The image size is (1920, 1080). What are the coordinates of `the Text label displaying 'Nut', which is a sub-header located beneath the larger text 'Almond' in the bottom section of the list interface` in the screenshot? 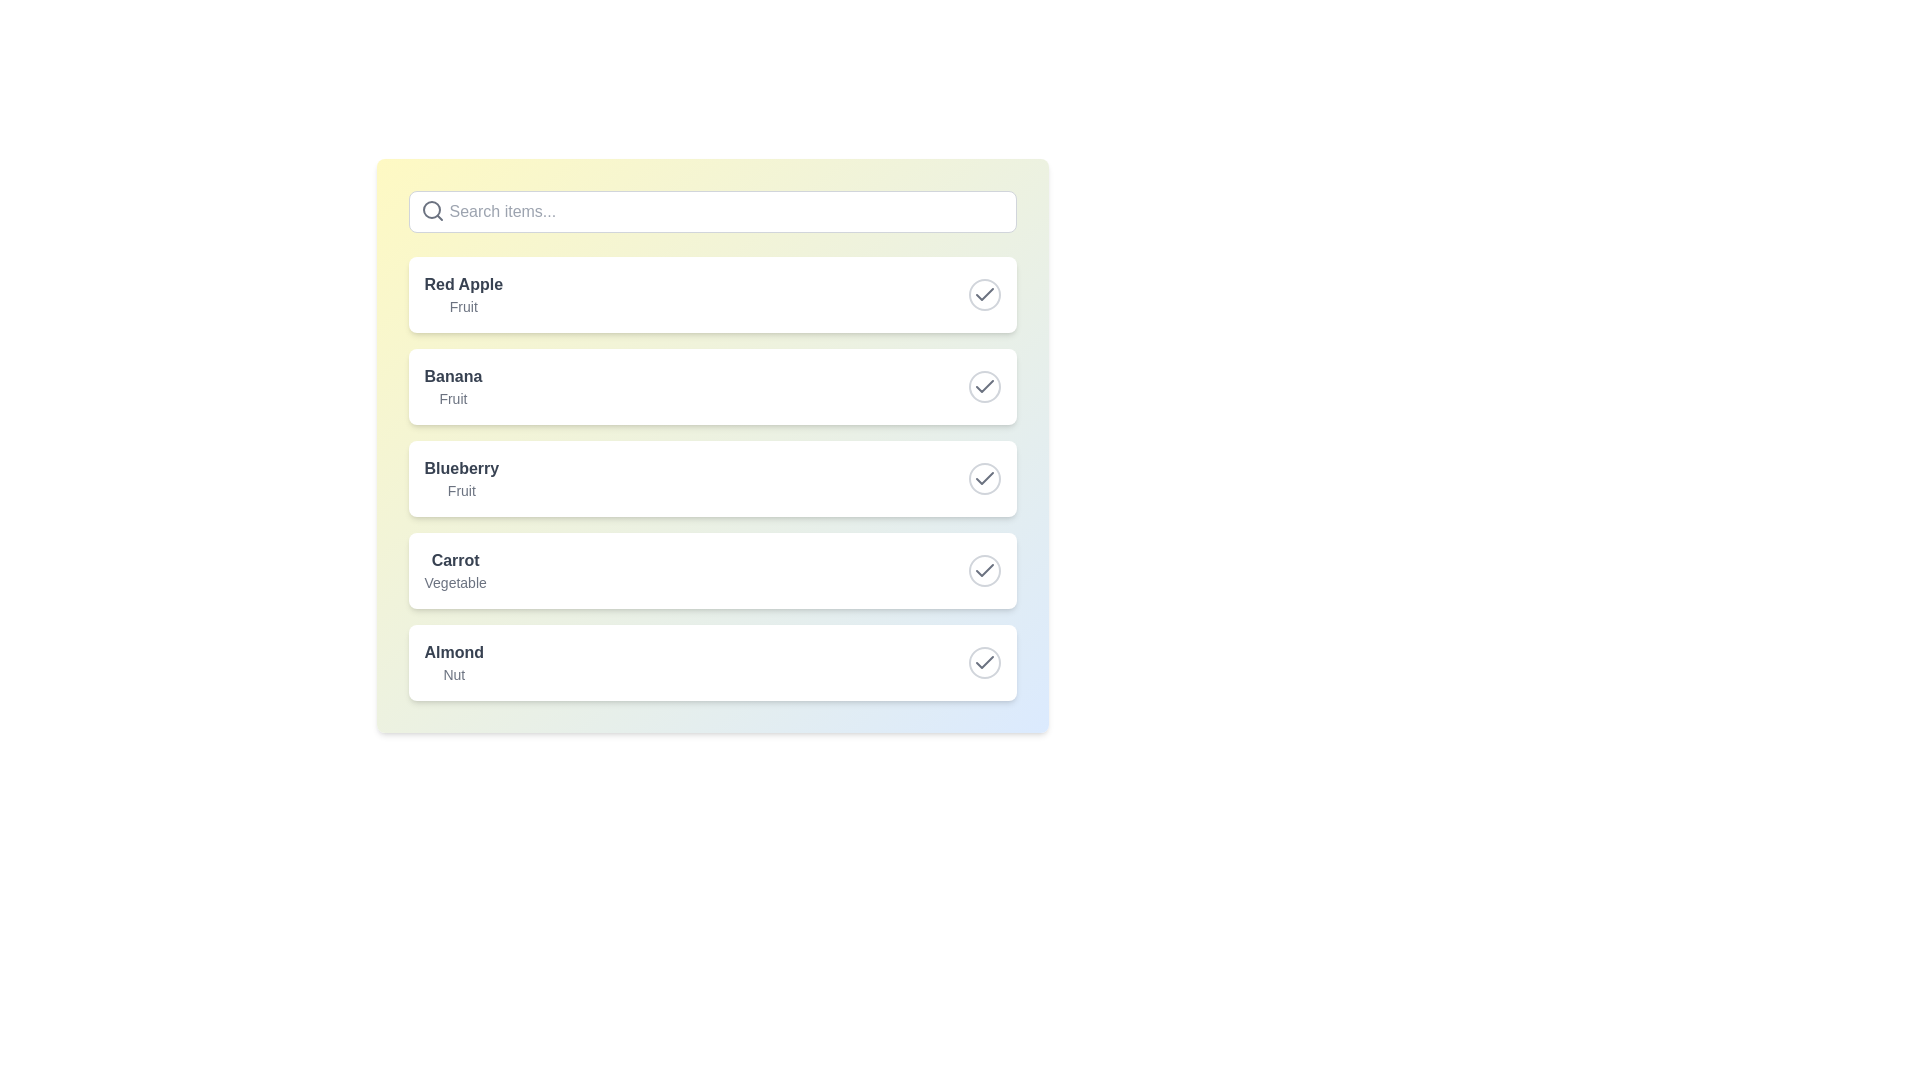 It's located at (453, 675).